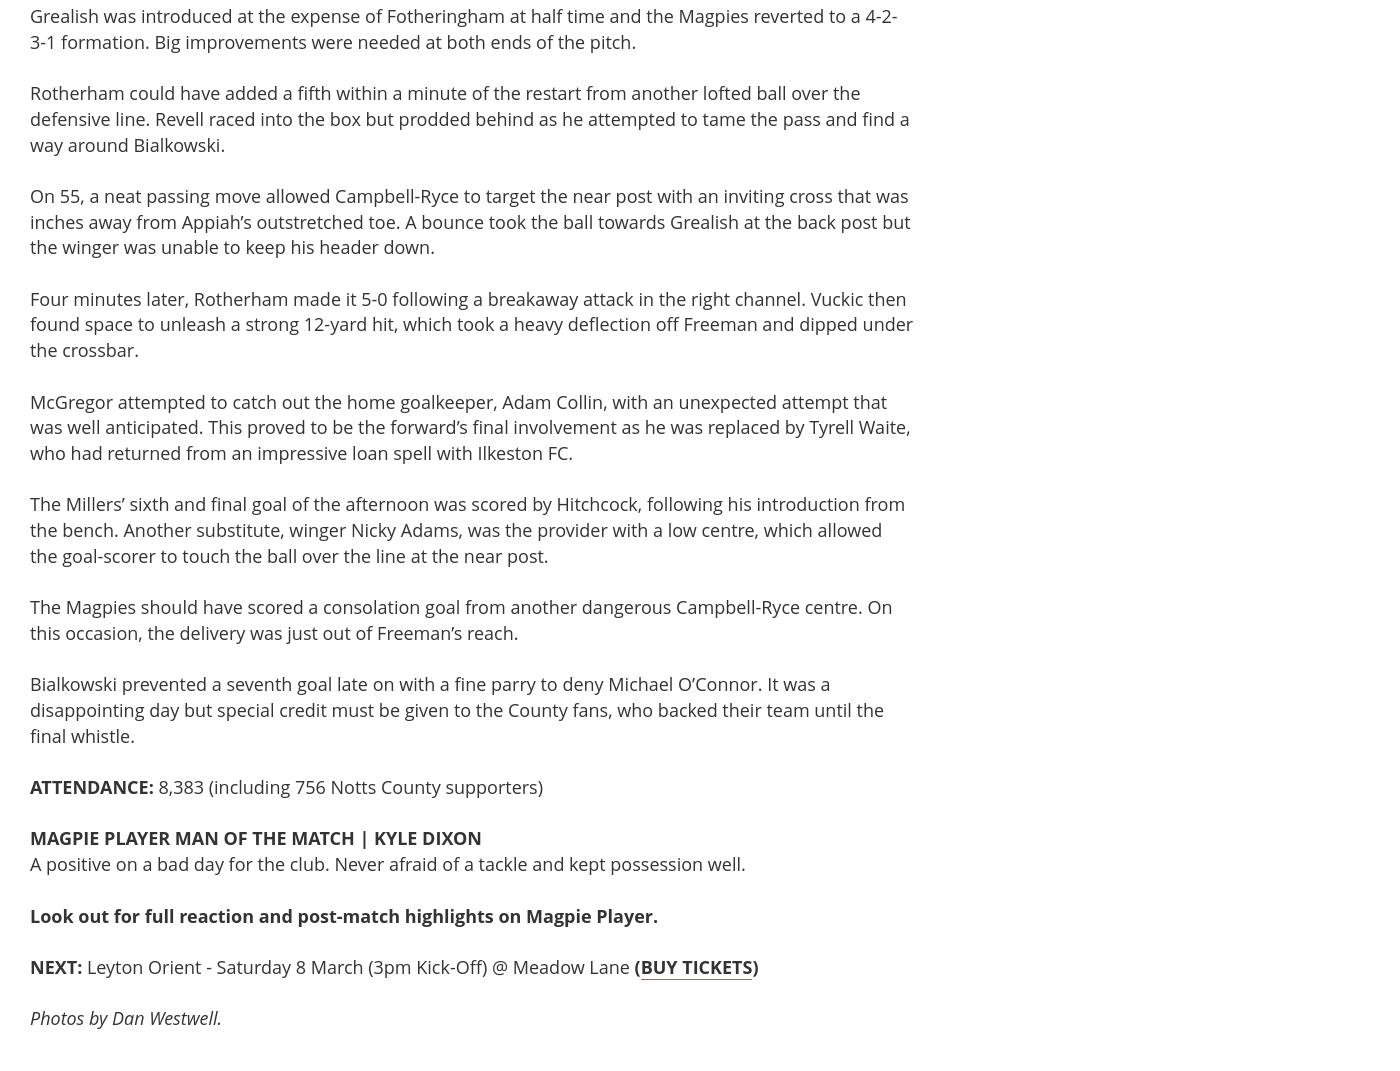 The width and height of the screenshot is (1400, 1071). I want to click on ')', so click(755, 966).